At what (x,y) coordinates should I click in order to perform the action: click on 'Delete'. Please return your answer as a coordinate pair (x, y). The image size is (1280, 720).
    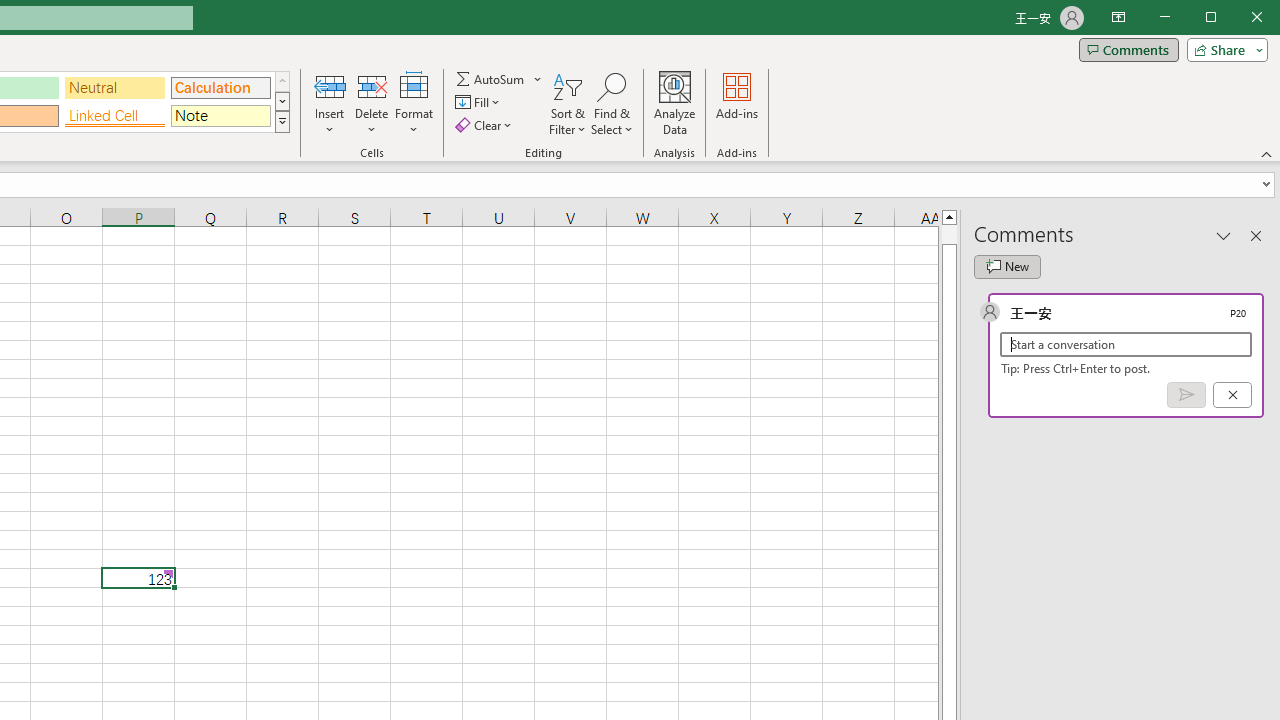
    Looking at the image, I should click on (371, 104).